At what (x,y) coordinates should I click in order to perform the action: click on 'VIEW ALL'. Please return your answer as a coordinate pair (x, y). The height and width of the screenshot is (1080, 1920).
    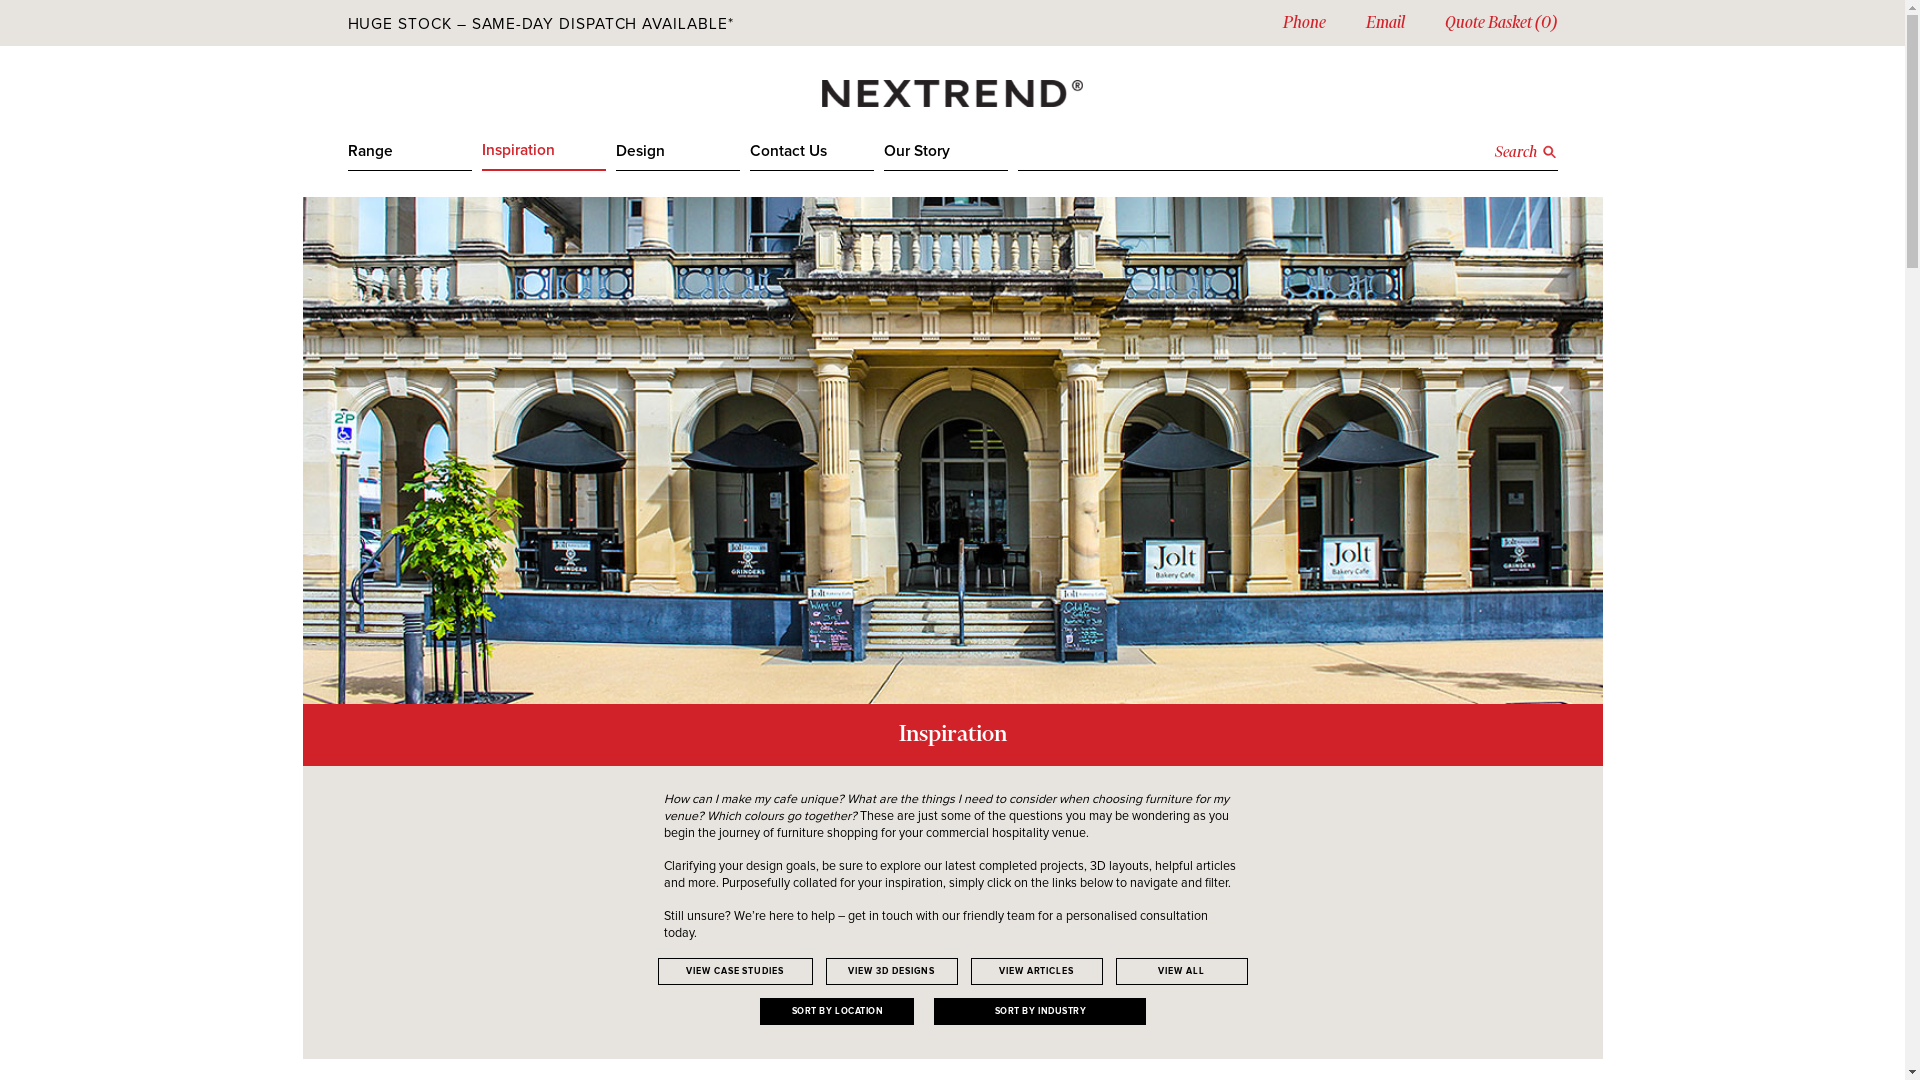
    Looking at the image, I should click on (1181, 970).